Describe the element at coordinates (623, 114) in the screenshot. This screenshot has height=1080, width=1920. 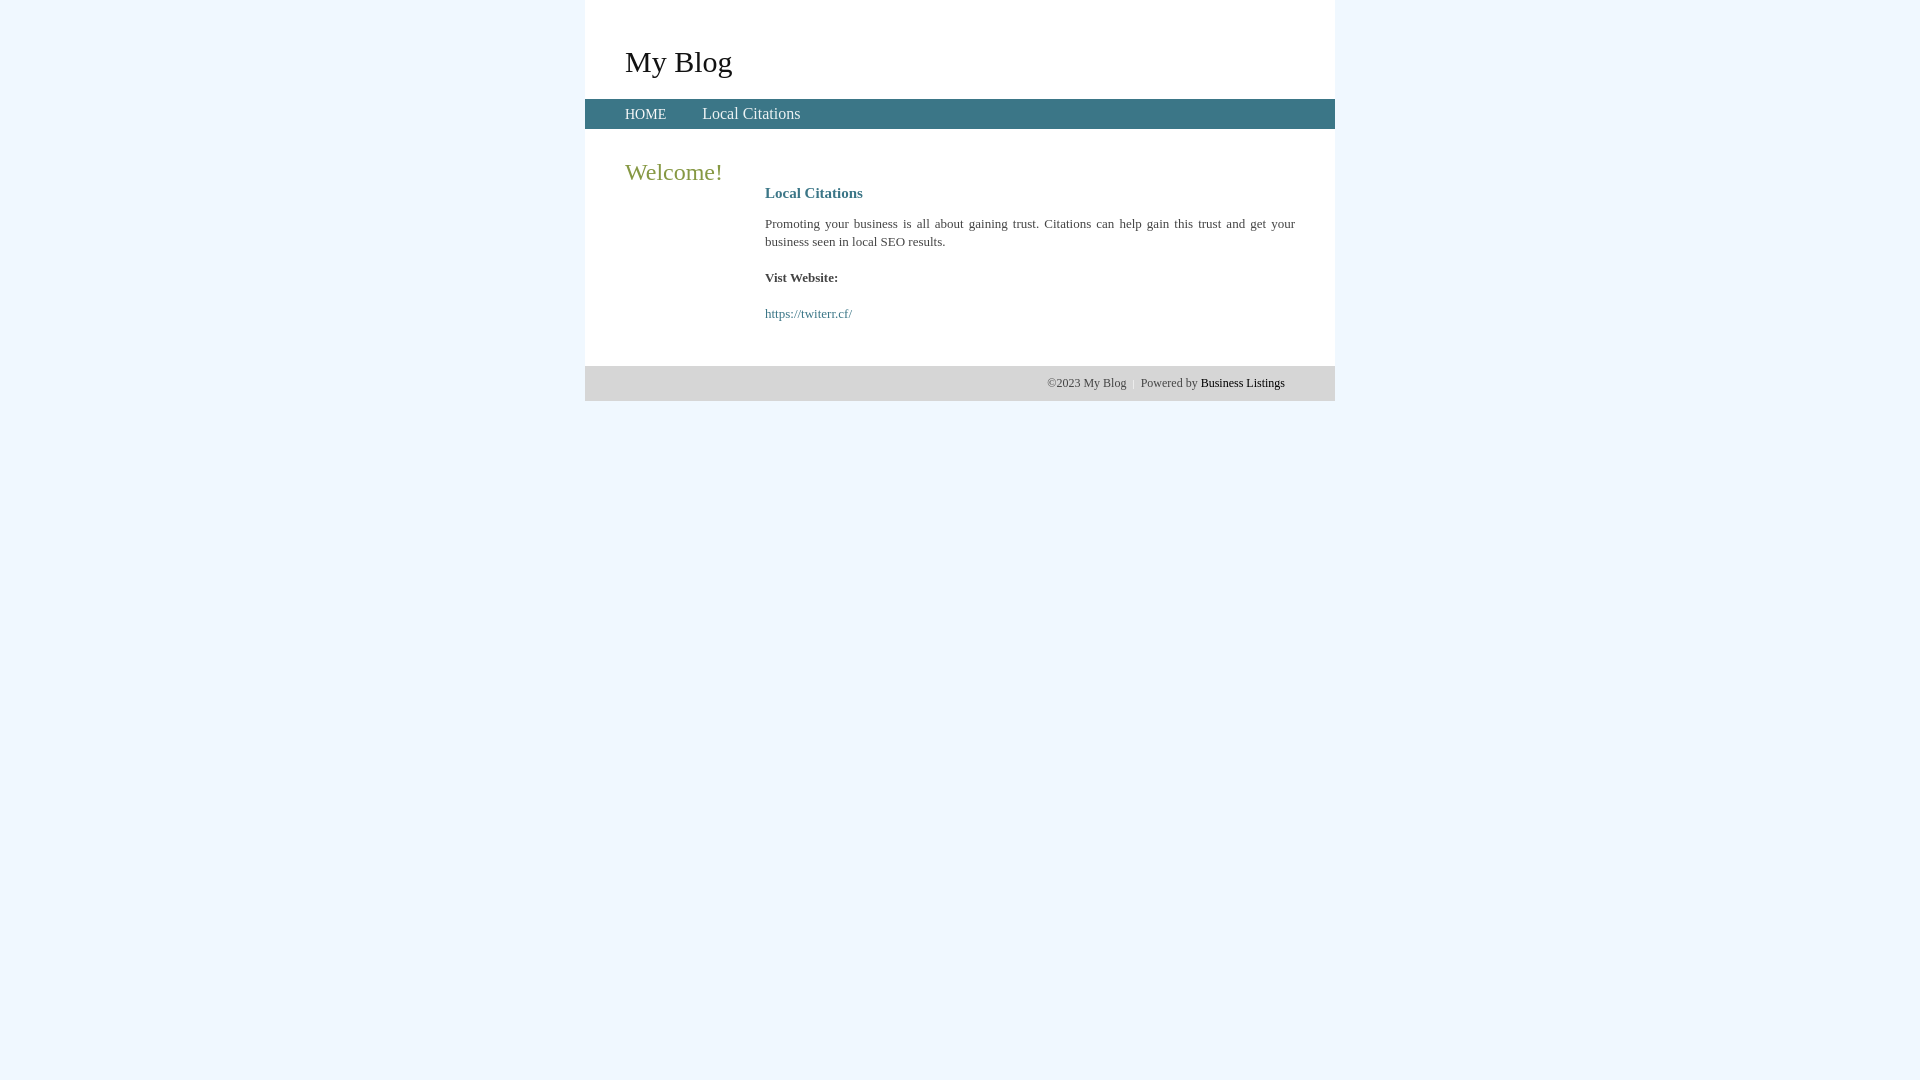
I see `'HOME'` at that location.